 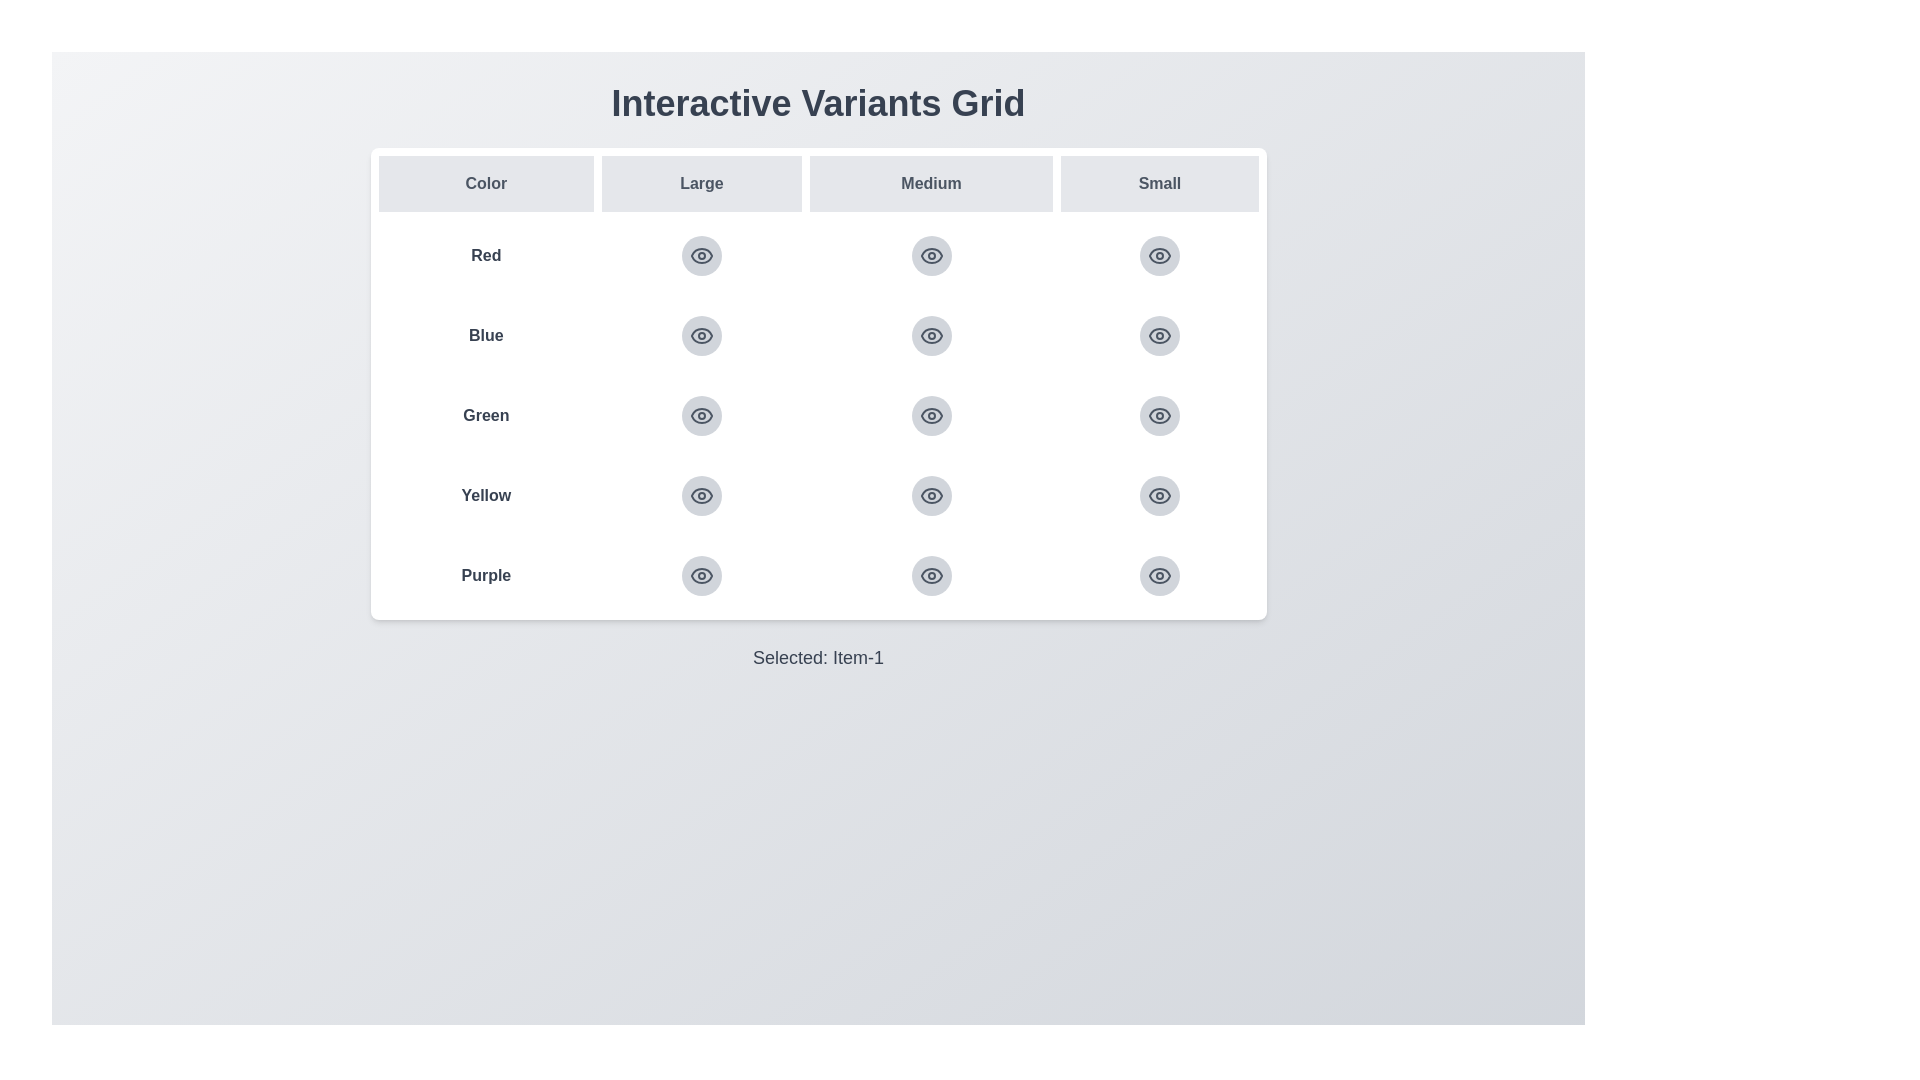 What do you see at coordinates (701, 334) in the screenshot?
I see `the eye-shaped icon located in the second column under the 'Blue' row` at bounding box center [701, 334].